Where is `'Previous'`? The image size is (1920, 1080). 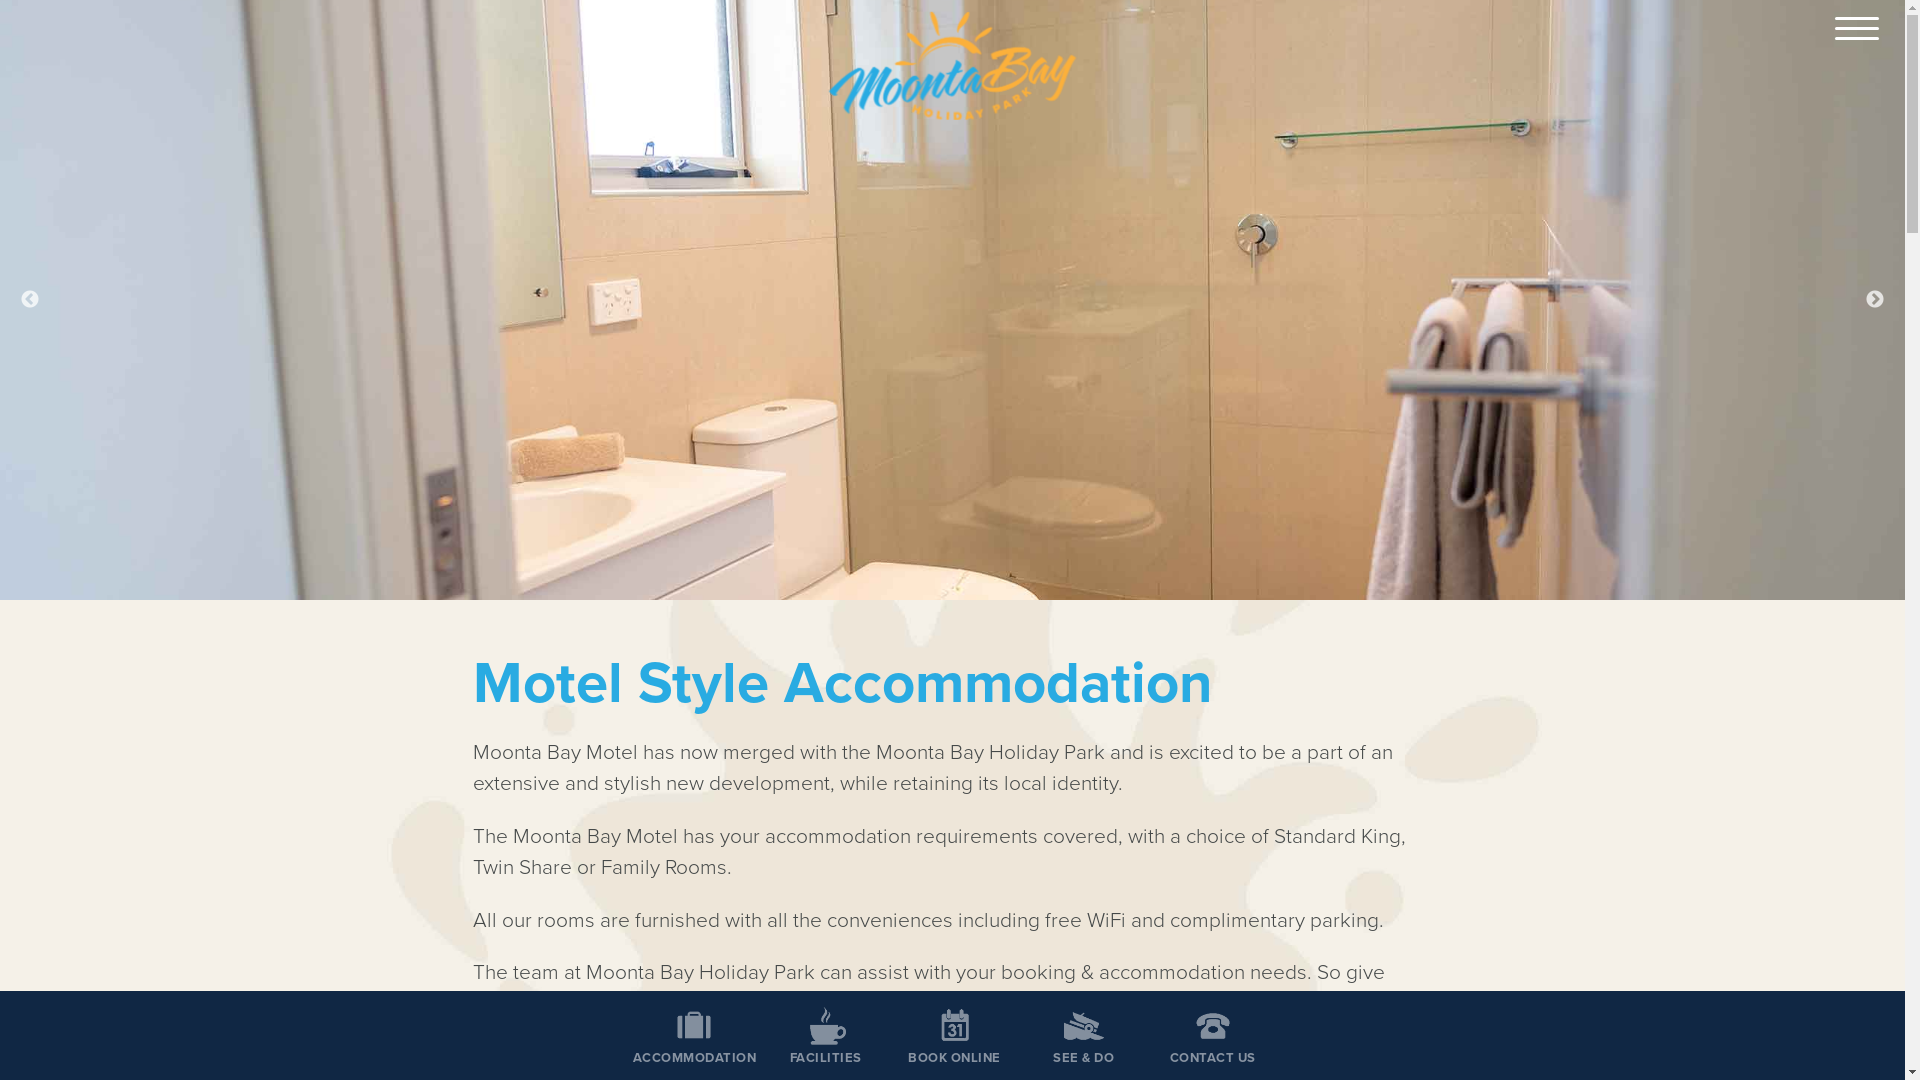 'Previous' is located at coordinates (29, 300).